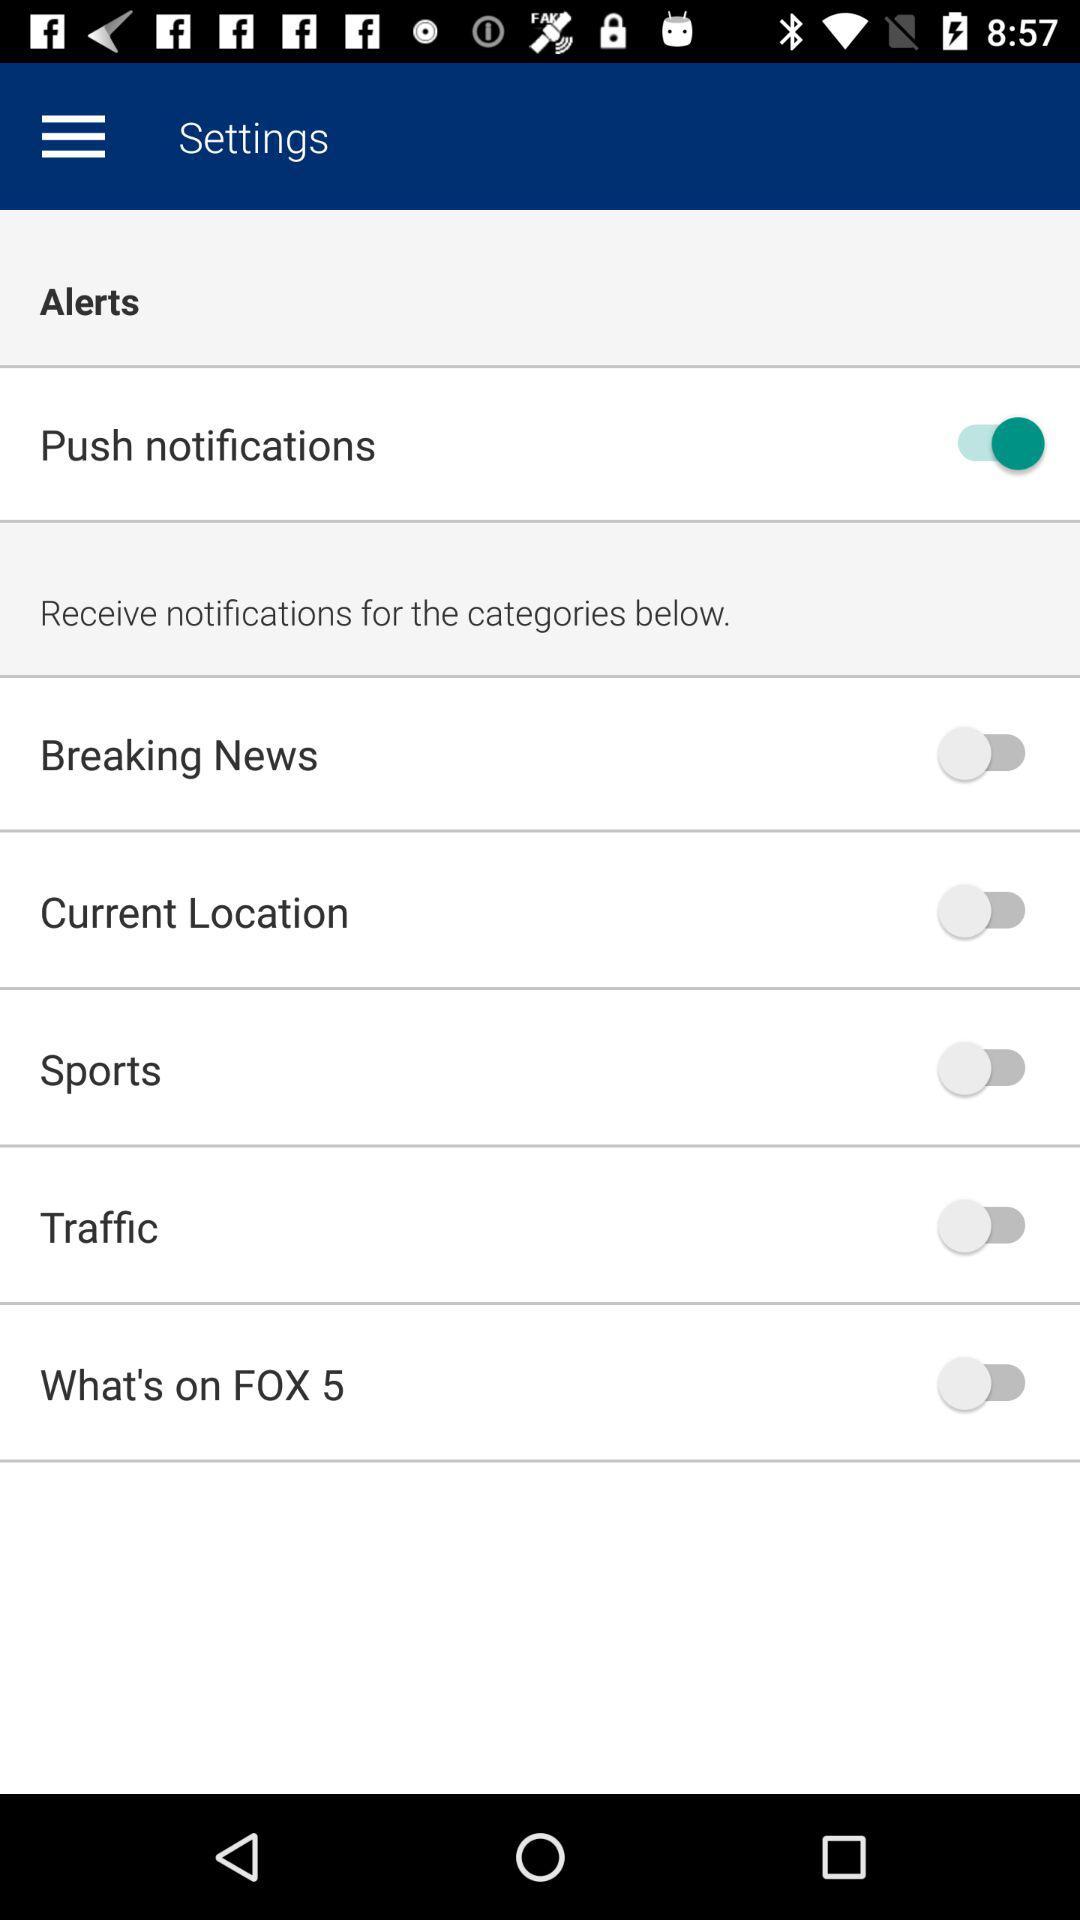  I want to click on fox 5 notification, so click(991, 1382).